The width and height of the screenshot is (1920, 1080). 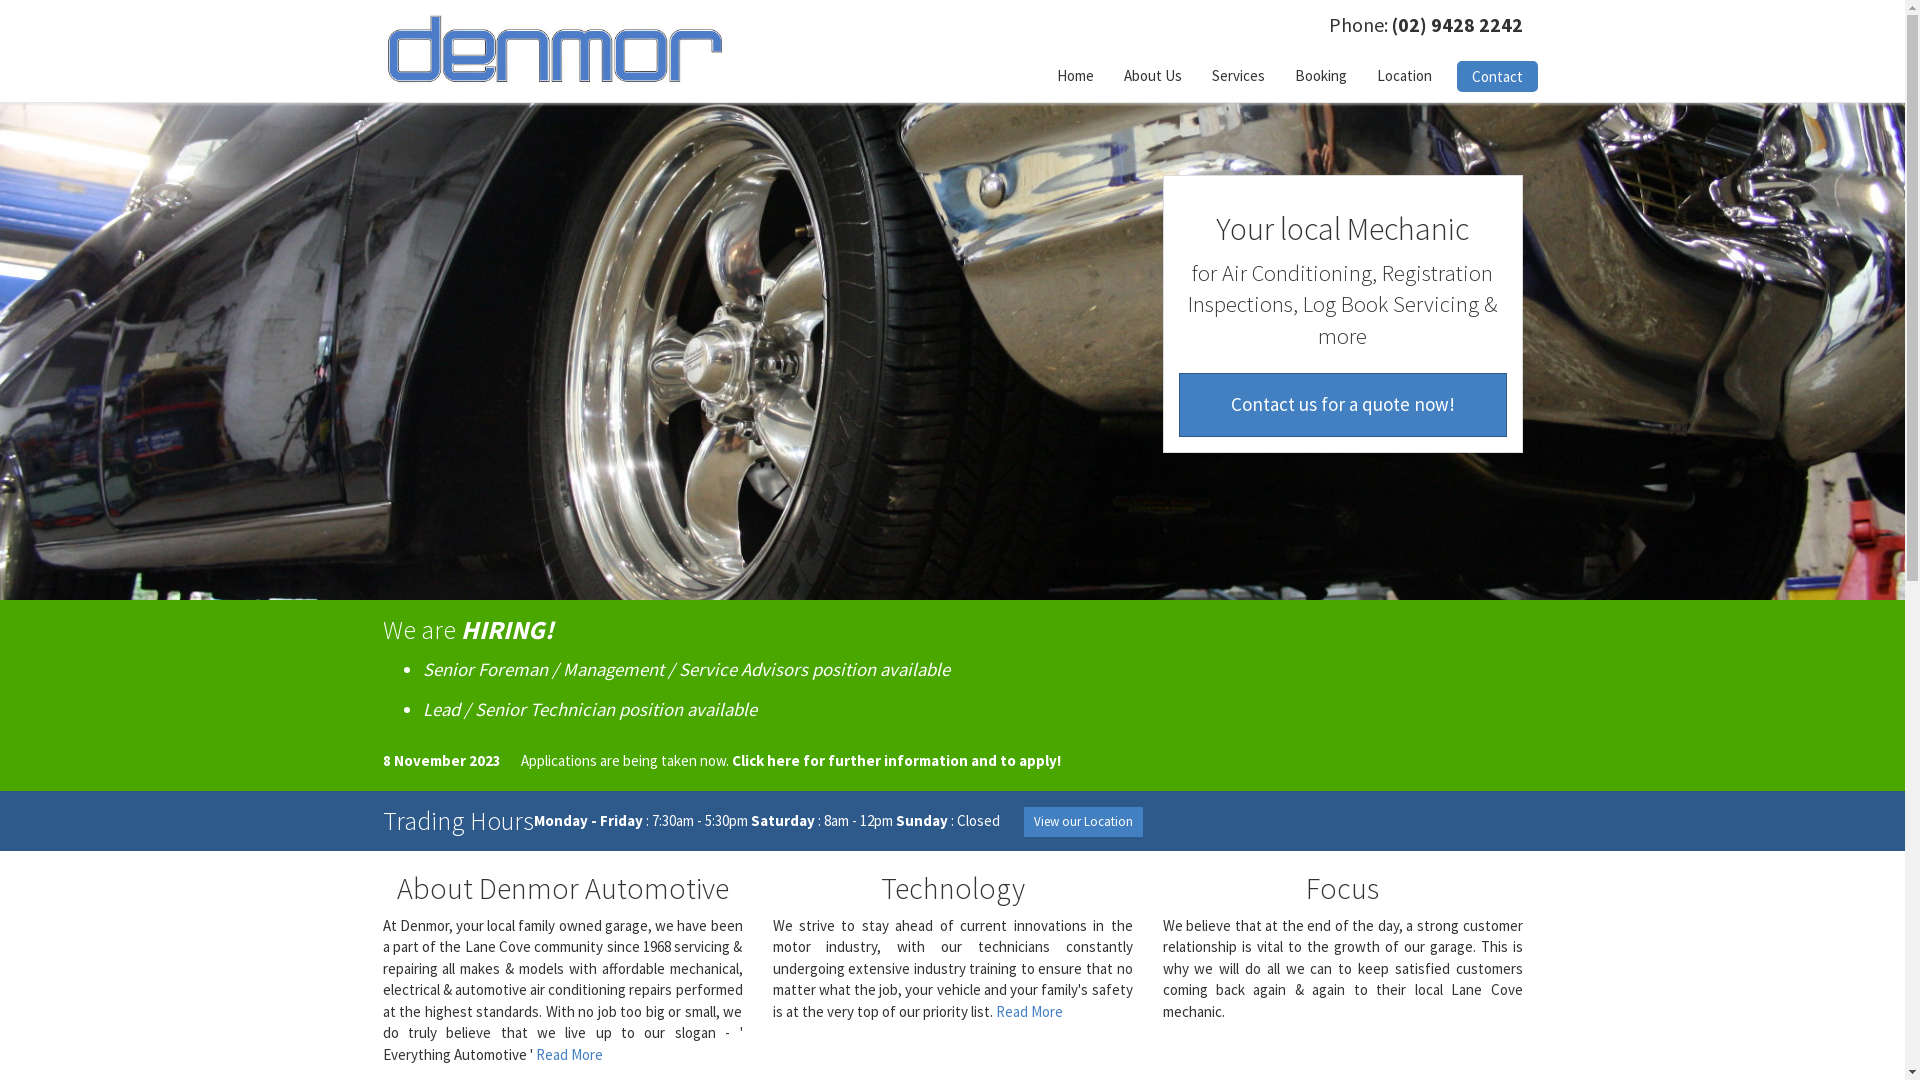 I want to click on 'Technology', so click(x=879, y=886).